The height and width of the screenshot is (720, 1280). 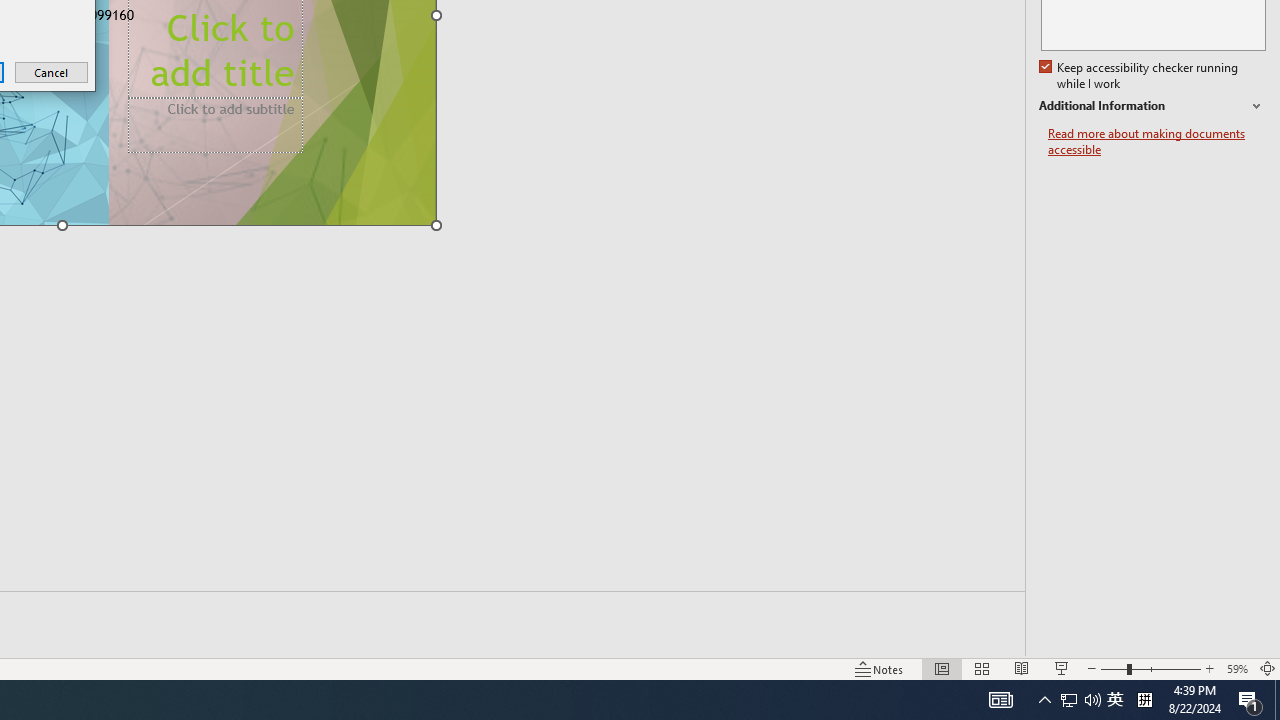 What do you see at coordinates (1092, 698) in the screenshot?
I see `'Q2790: 100%'` at bounding box center [1092, 698].